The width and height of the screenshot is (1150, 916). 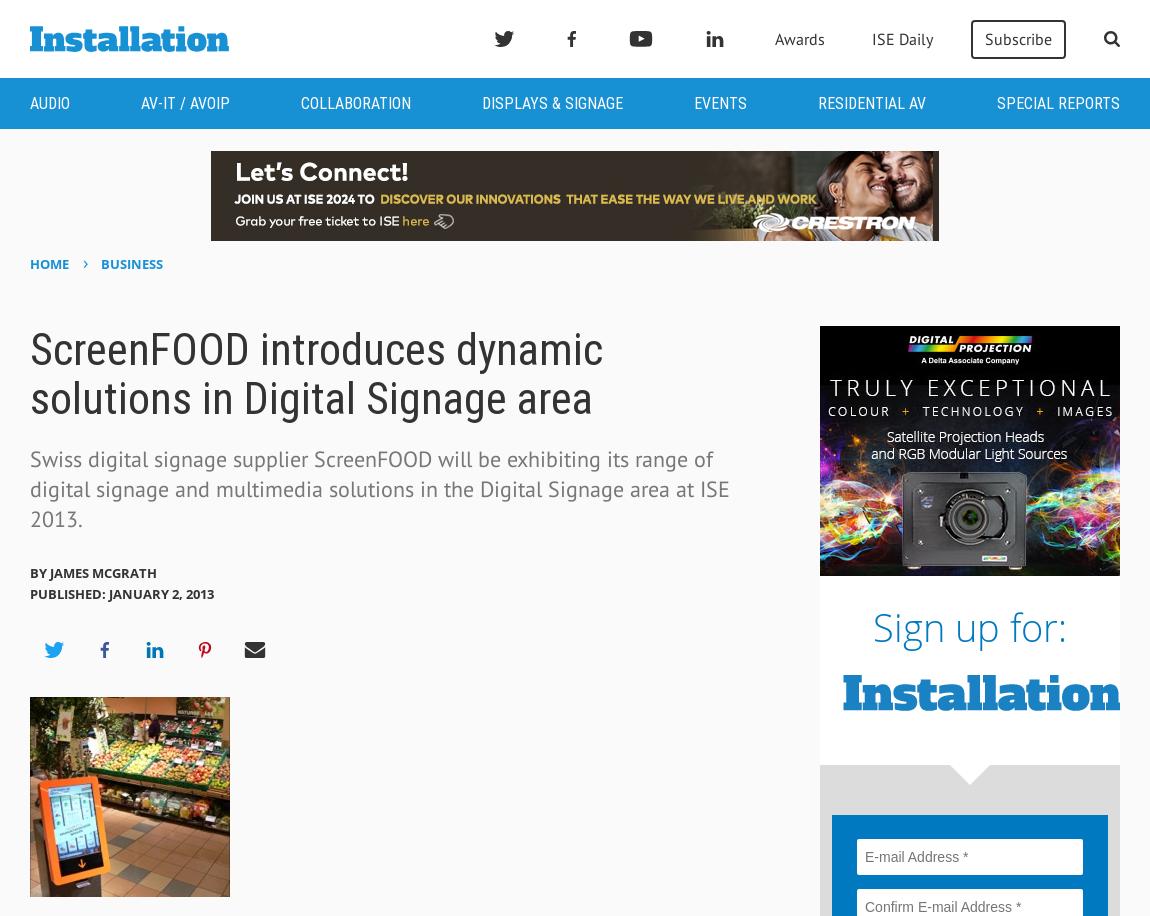 What do you see at coordinates (315, 373) in the screenshot?
I see `'ScreenFOOD introduces dynamic solutions in Digital Signage area'` at bounding box center [315, 373].